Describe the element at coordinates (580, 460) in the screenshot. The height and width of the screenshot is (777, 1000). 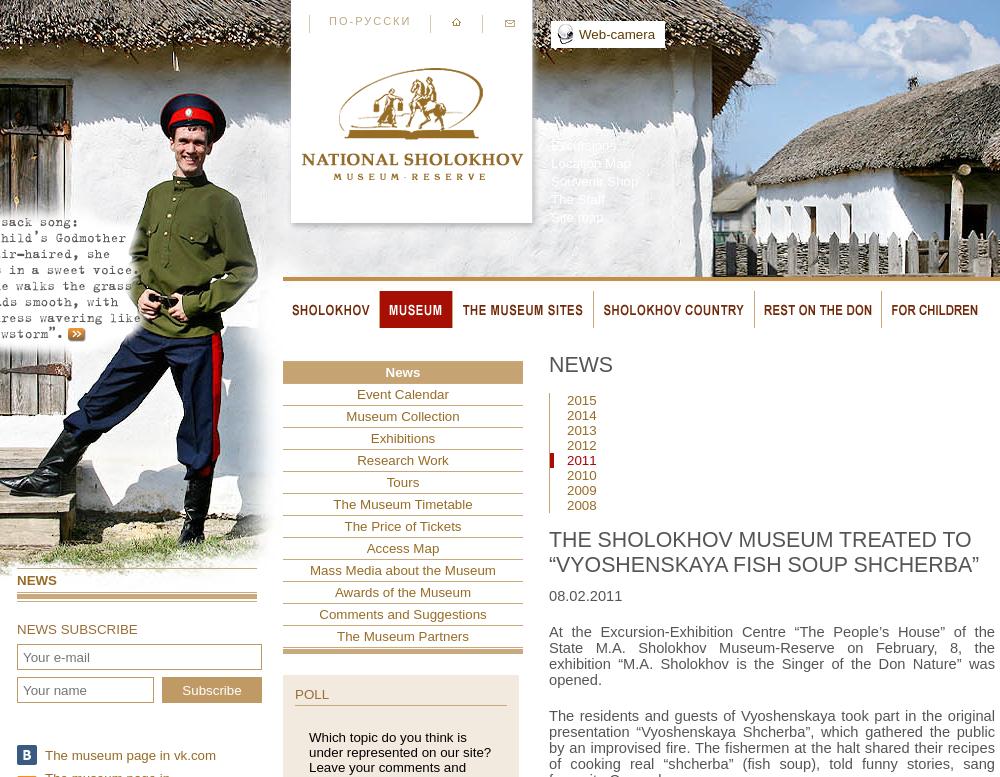
I see `'2011'` at that location.